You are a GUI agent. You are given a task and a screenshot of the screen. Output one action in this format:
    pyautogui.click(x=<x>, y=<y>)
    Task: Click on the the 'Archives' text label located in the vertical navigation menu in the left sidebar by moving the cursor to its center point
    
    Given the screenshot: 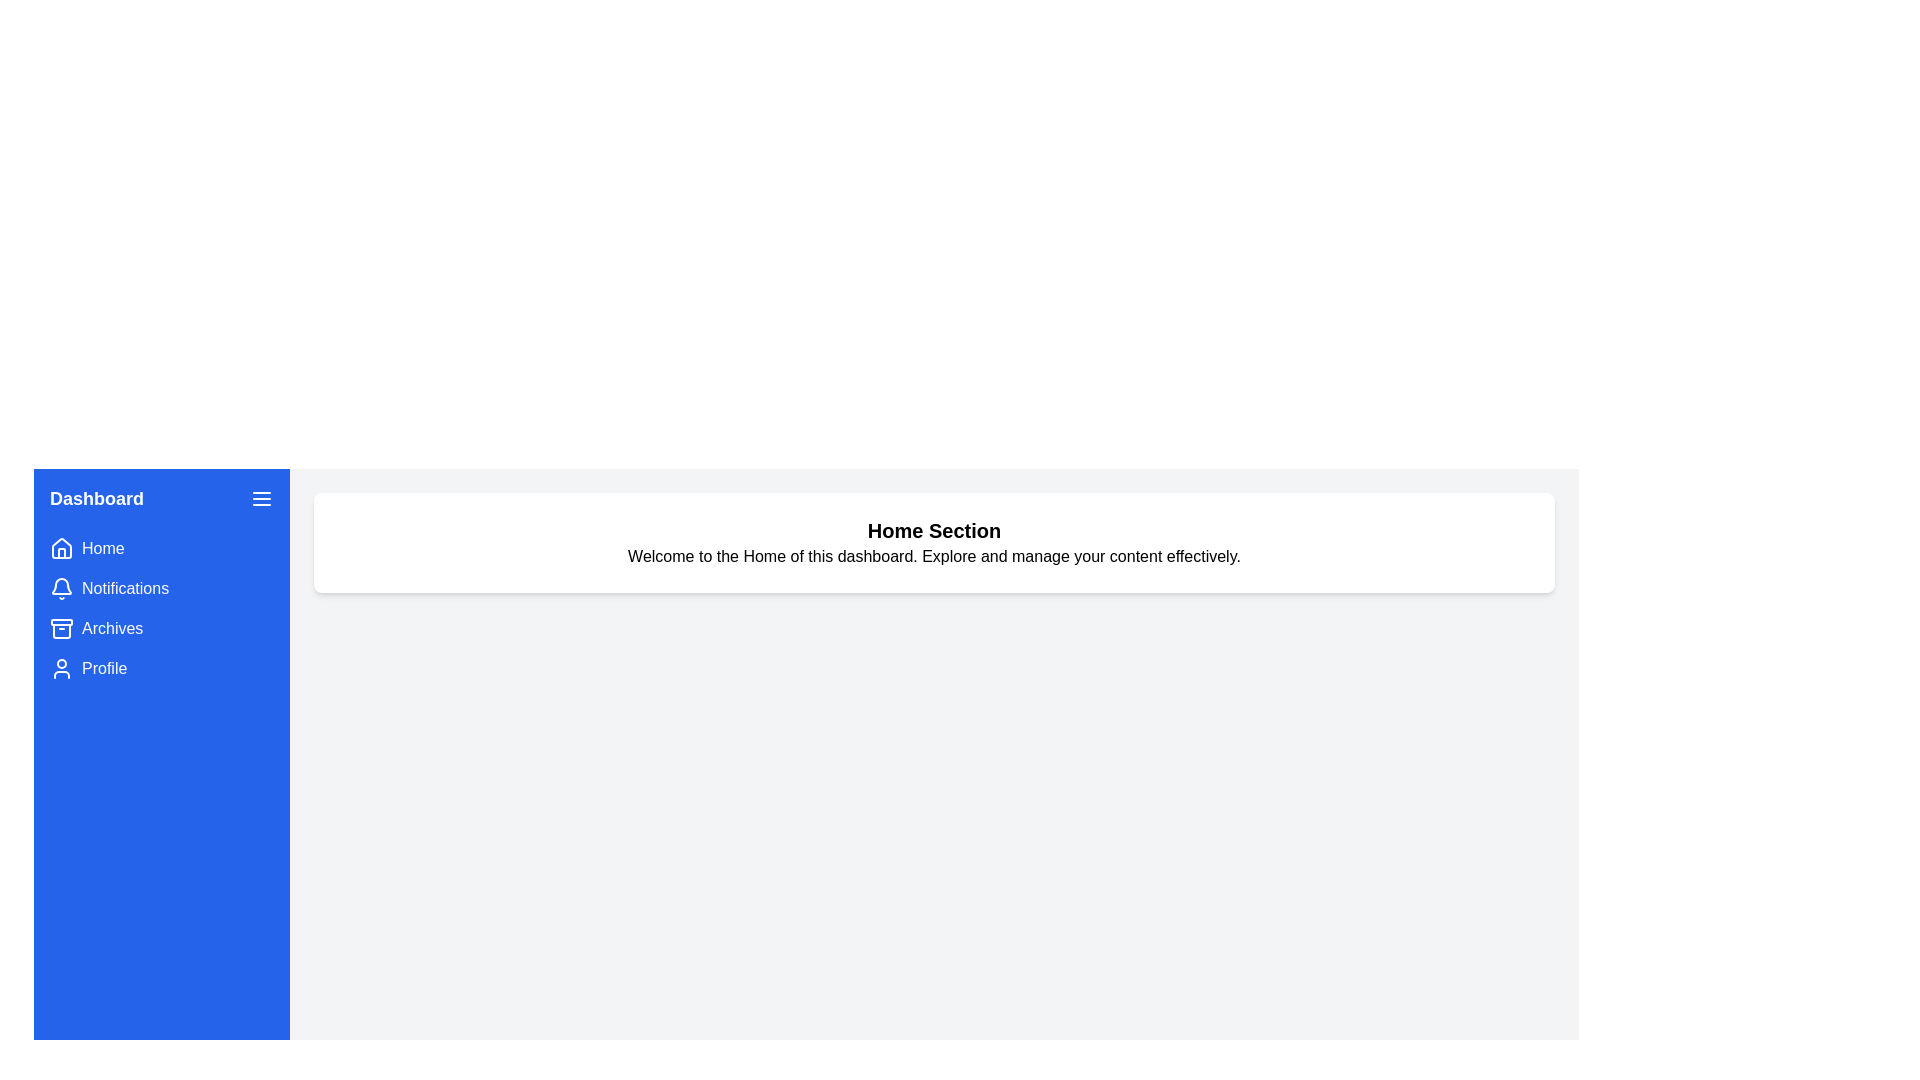 What is the action you would take?
    pyautogui.click(x=111, y=627)
    